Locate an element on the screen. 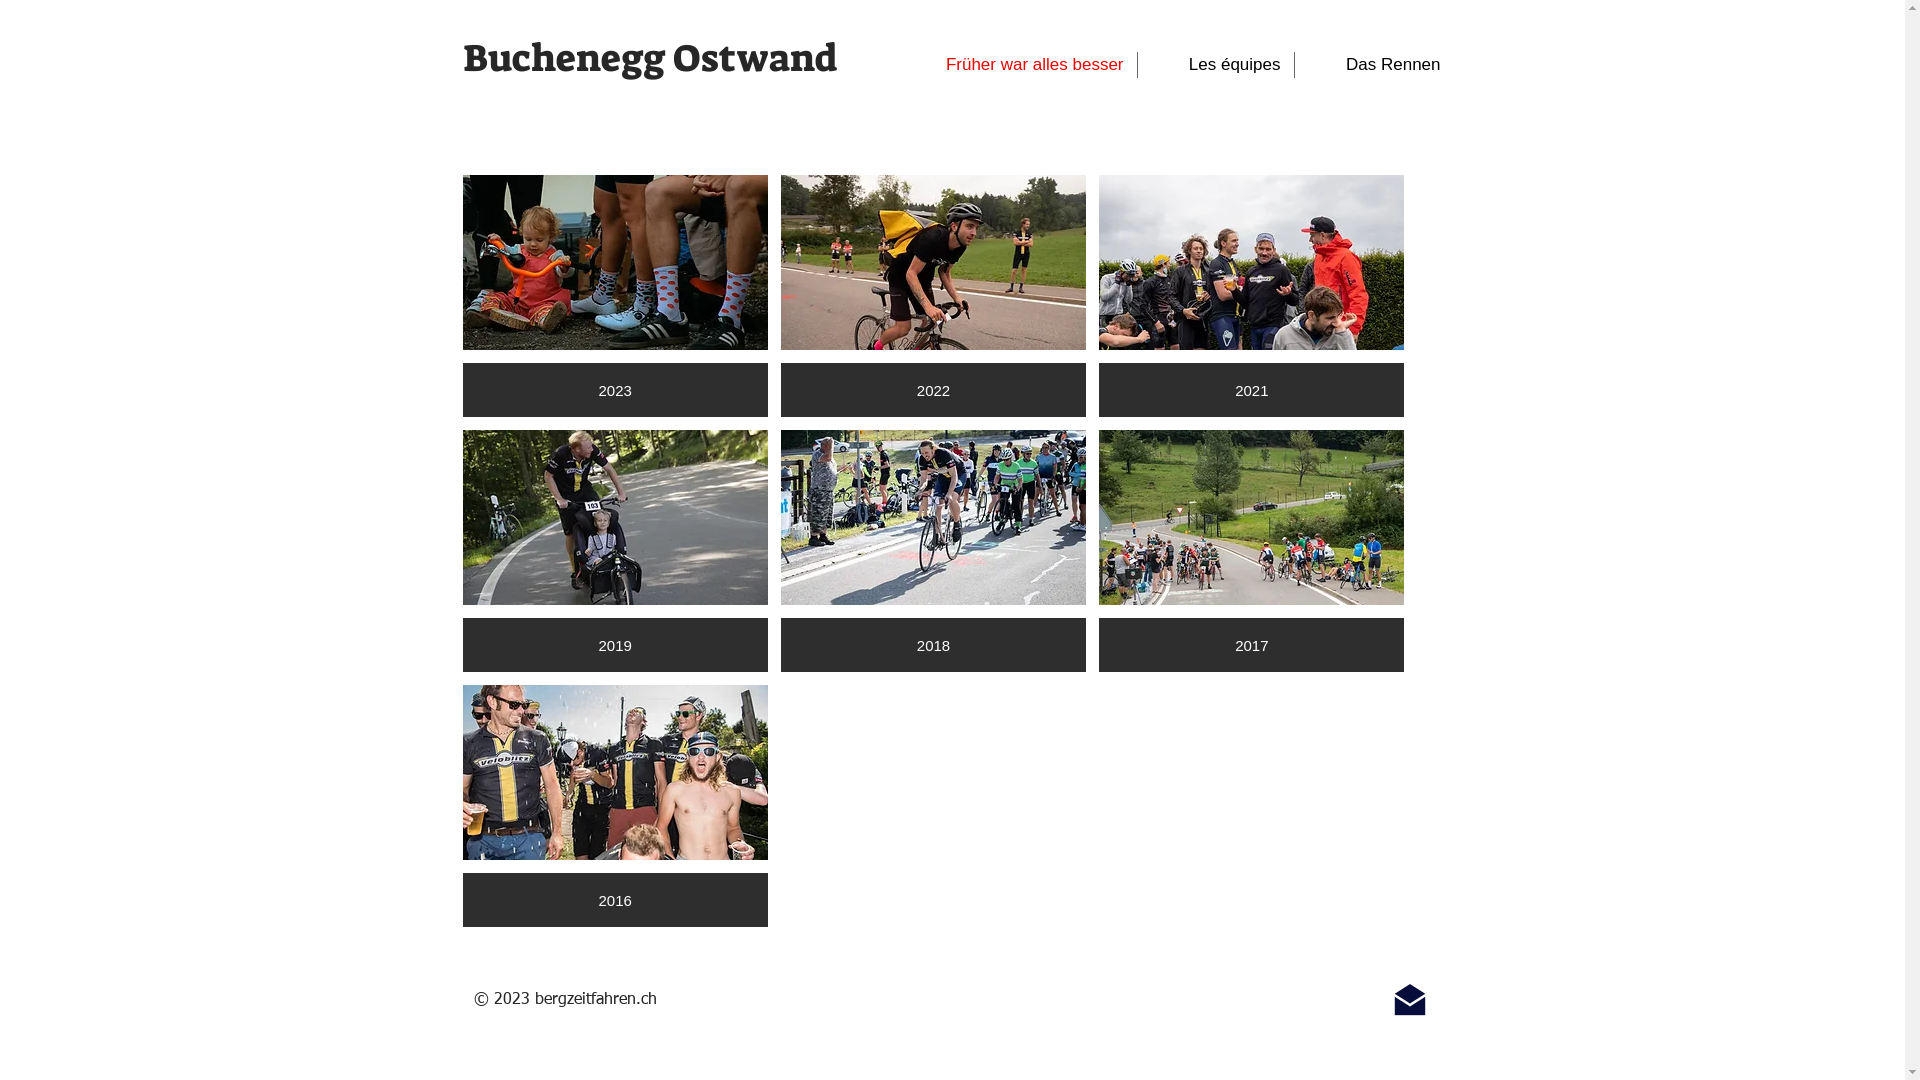 This screenshot has height=1080, width=1920. '2016' is located at coordinates (613, 805).